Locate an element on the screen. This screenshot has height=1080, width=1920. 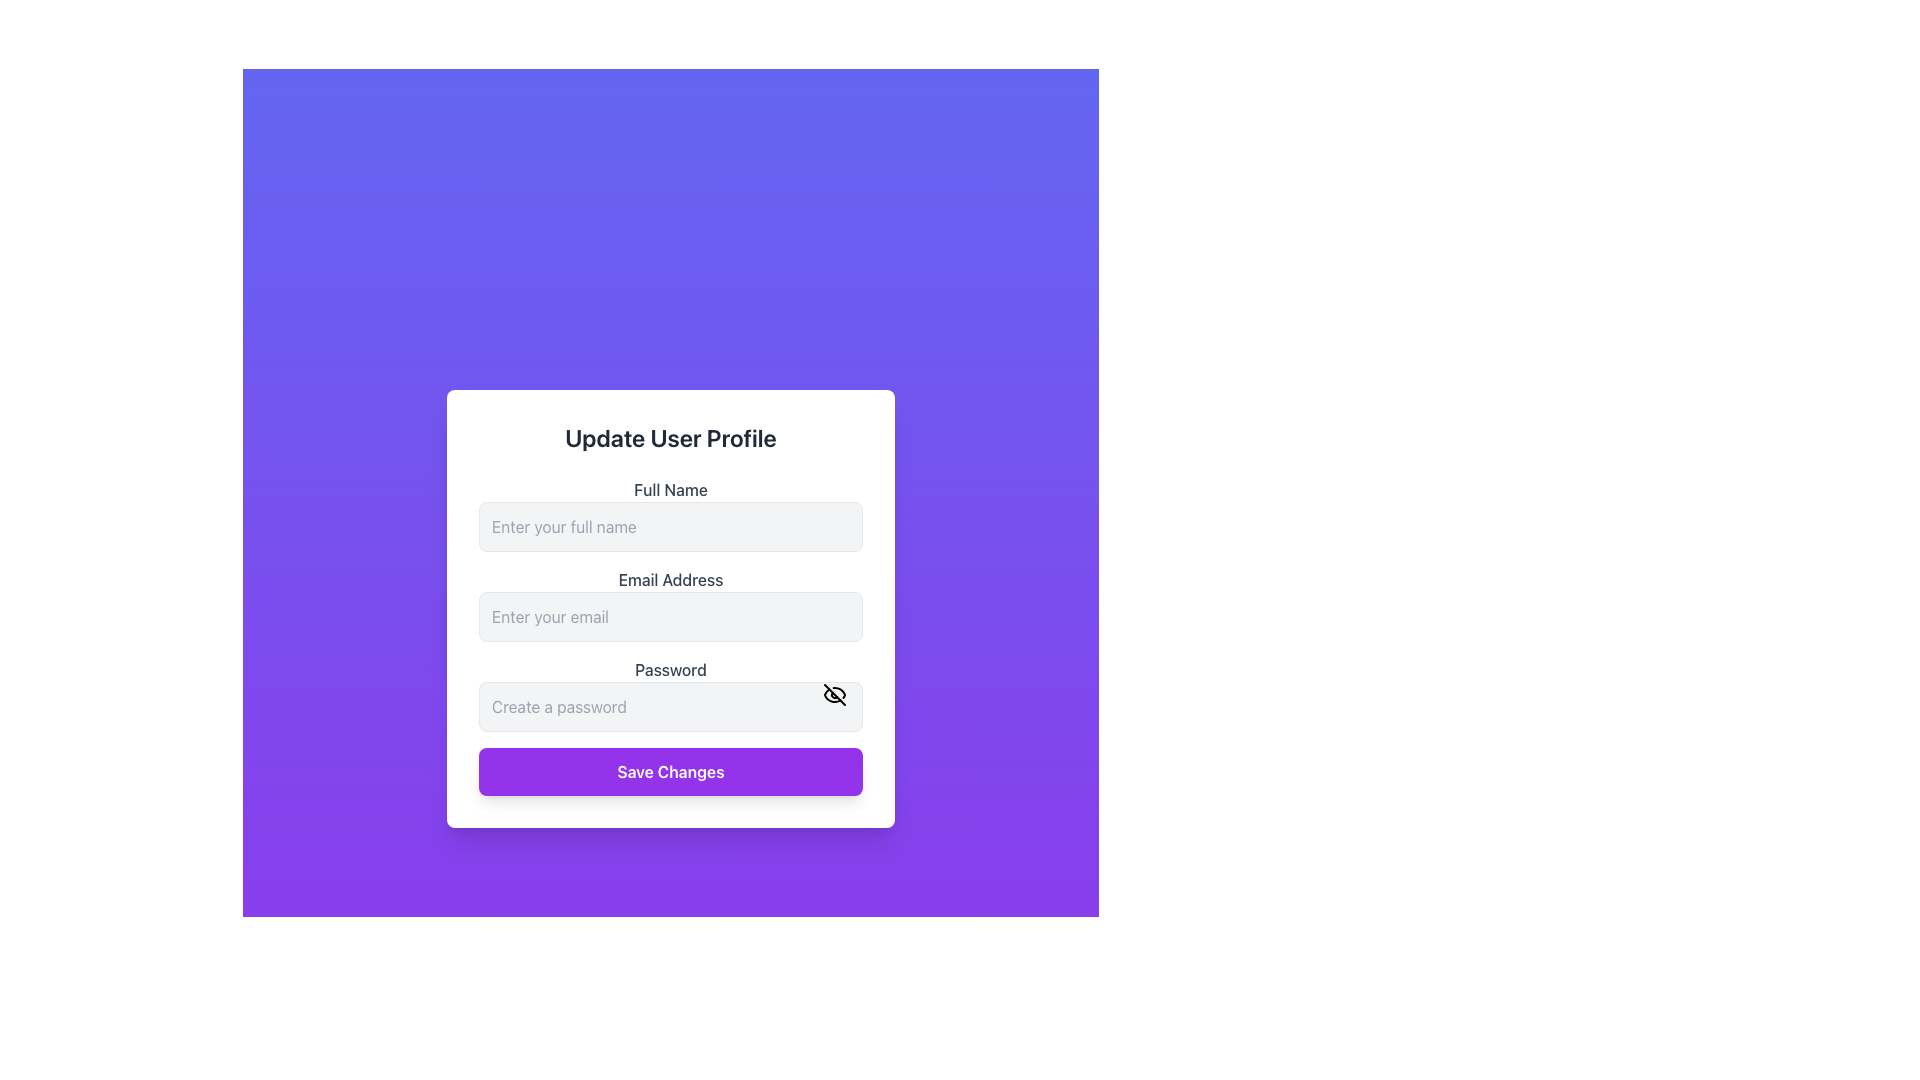
the email input box within the 'Update User Profile' form to focus it is located at coordinates (671, 604).